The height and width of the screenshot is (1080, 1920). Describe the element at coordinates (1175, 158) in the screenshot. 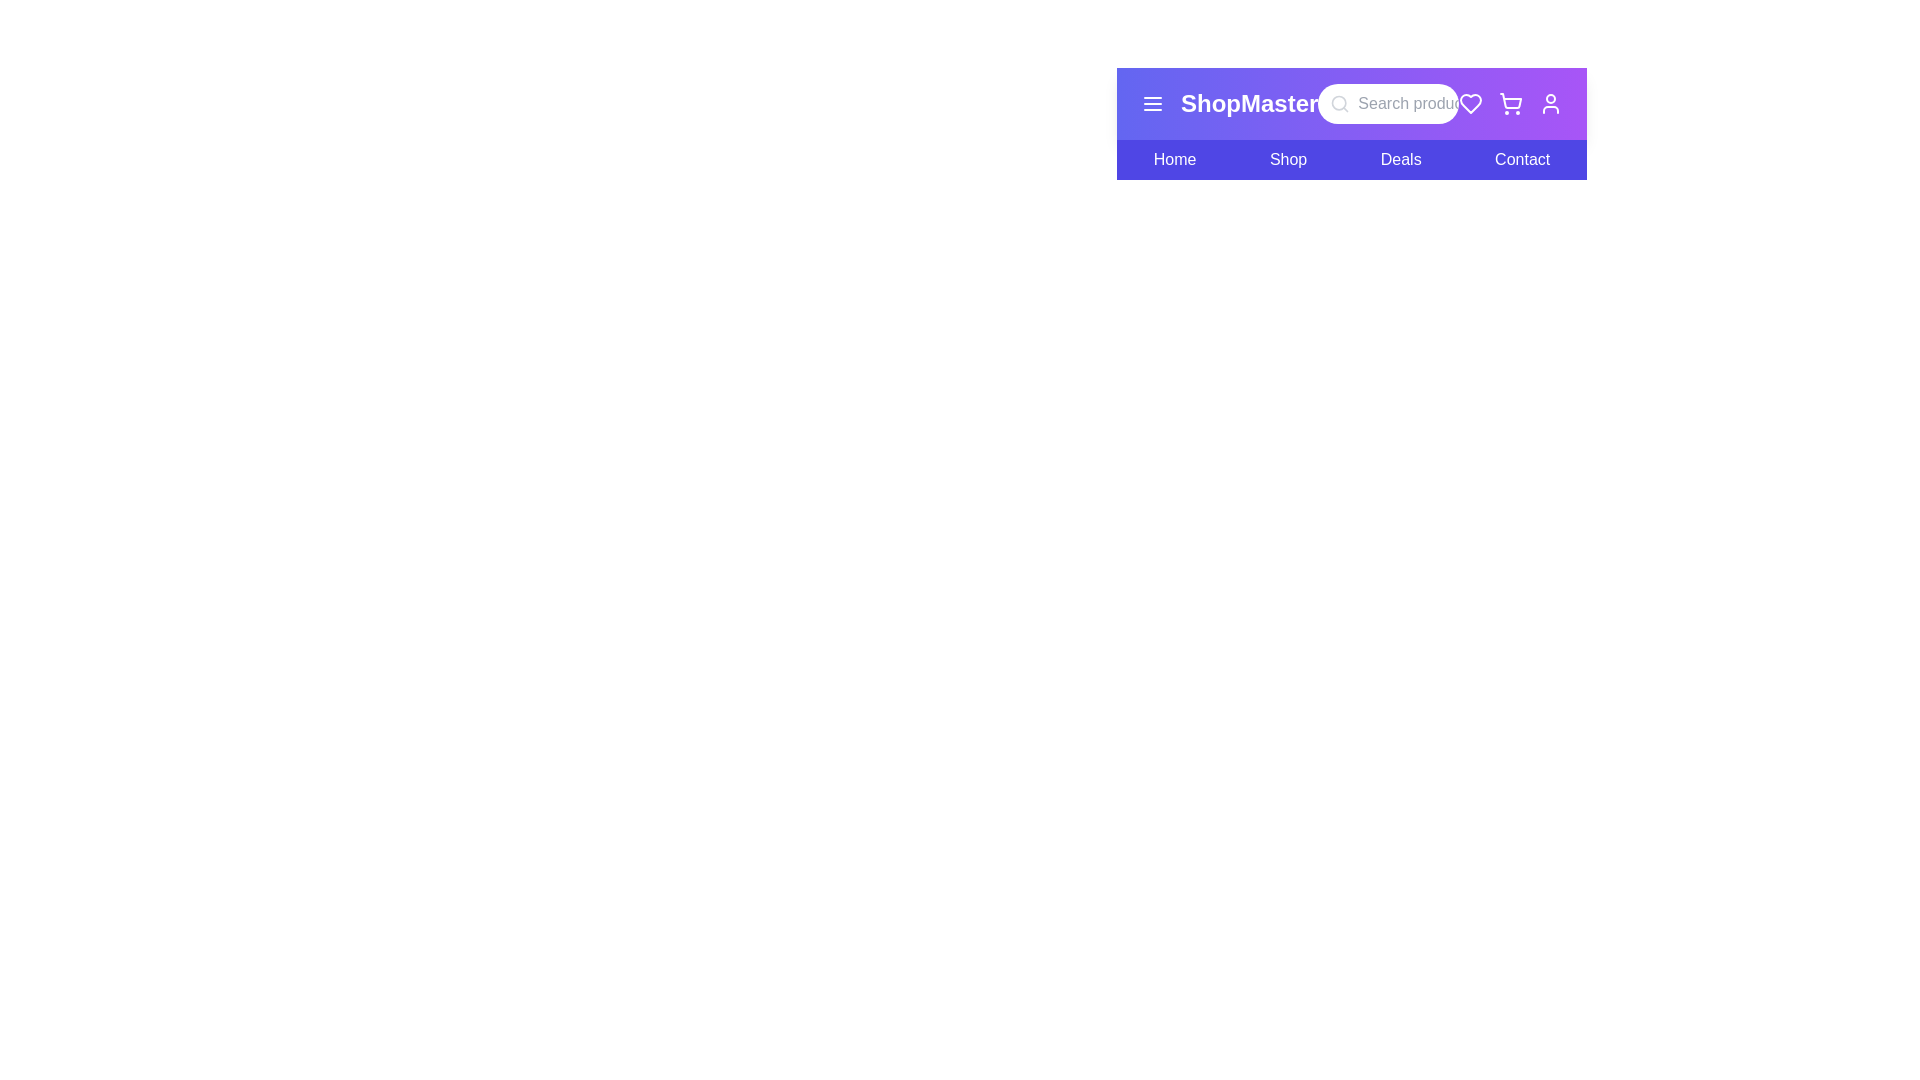

I see `the Home menu item in the navigation bar` at that location.